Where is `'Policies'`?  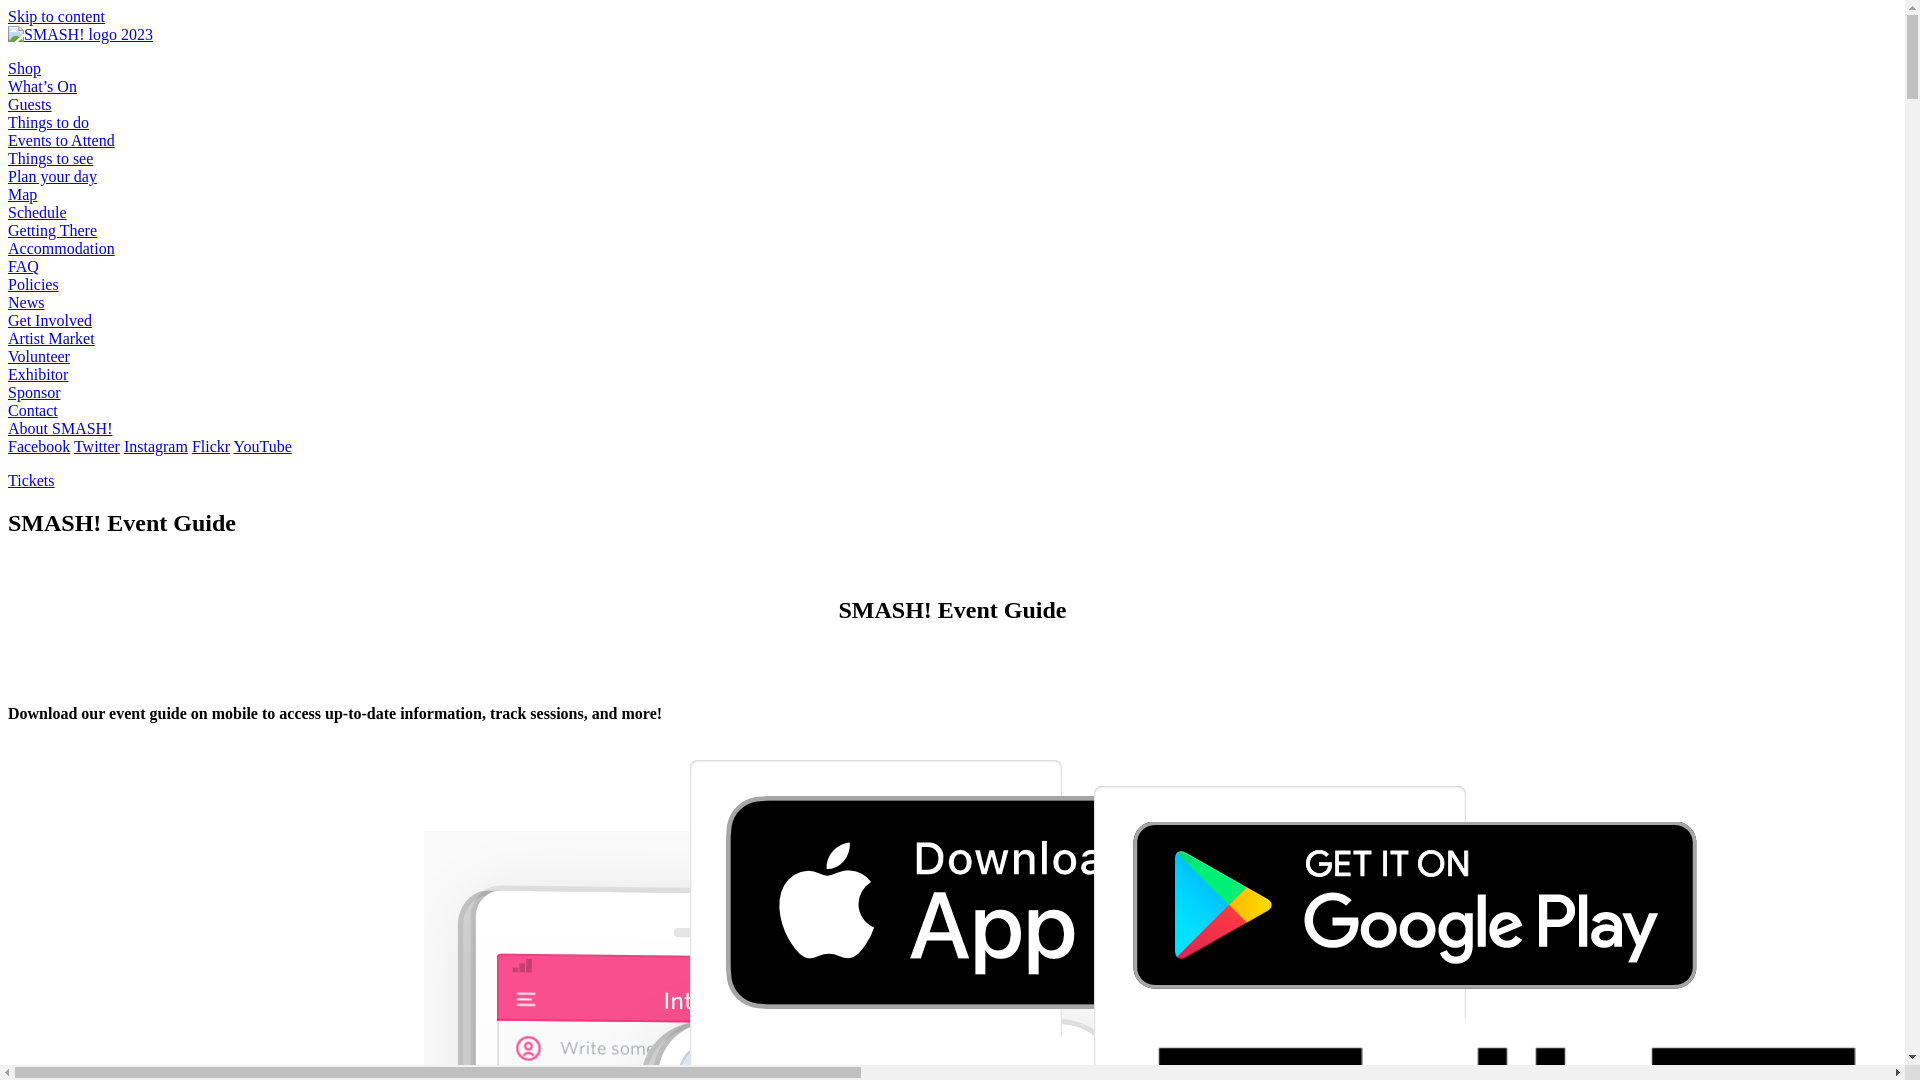
'Policies' is located at coordinates (8, 284).